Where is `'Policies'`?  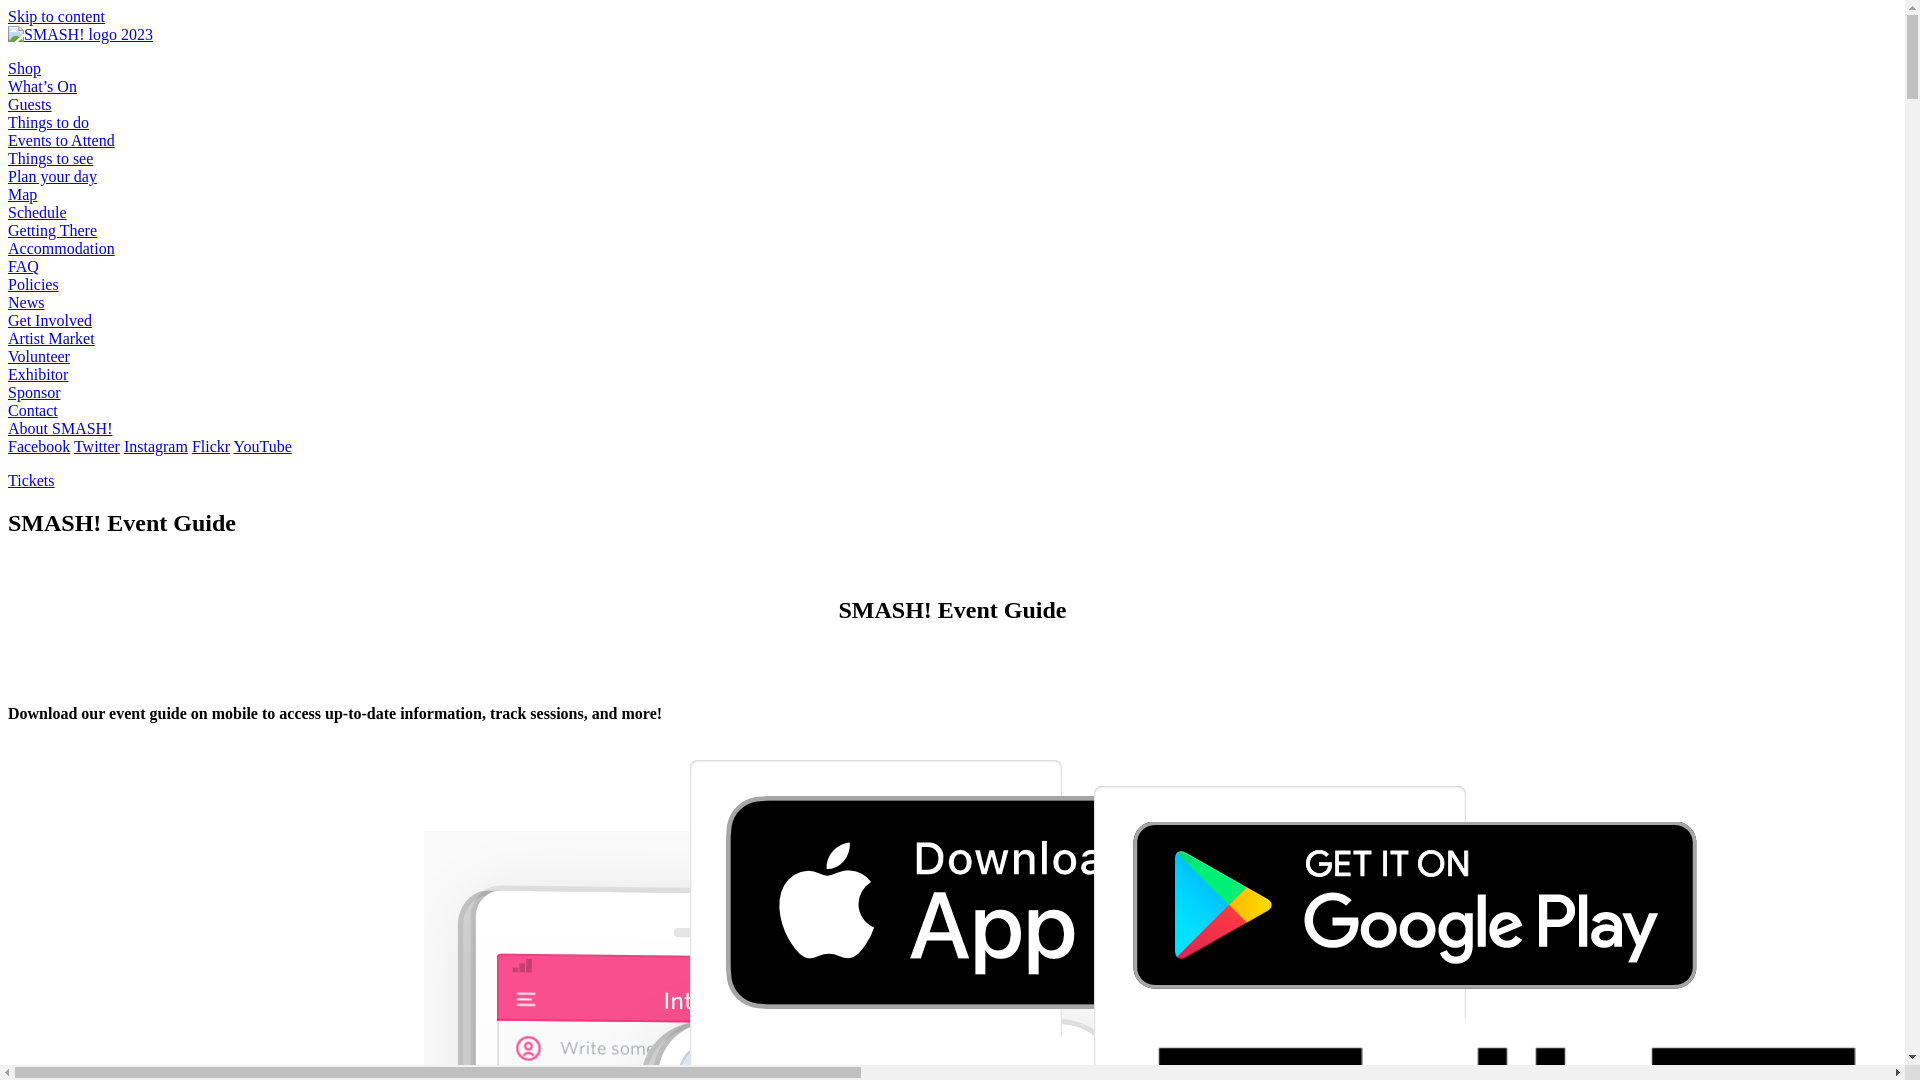
'Policies' is located at coordinates (8, 284).